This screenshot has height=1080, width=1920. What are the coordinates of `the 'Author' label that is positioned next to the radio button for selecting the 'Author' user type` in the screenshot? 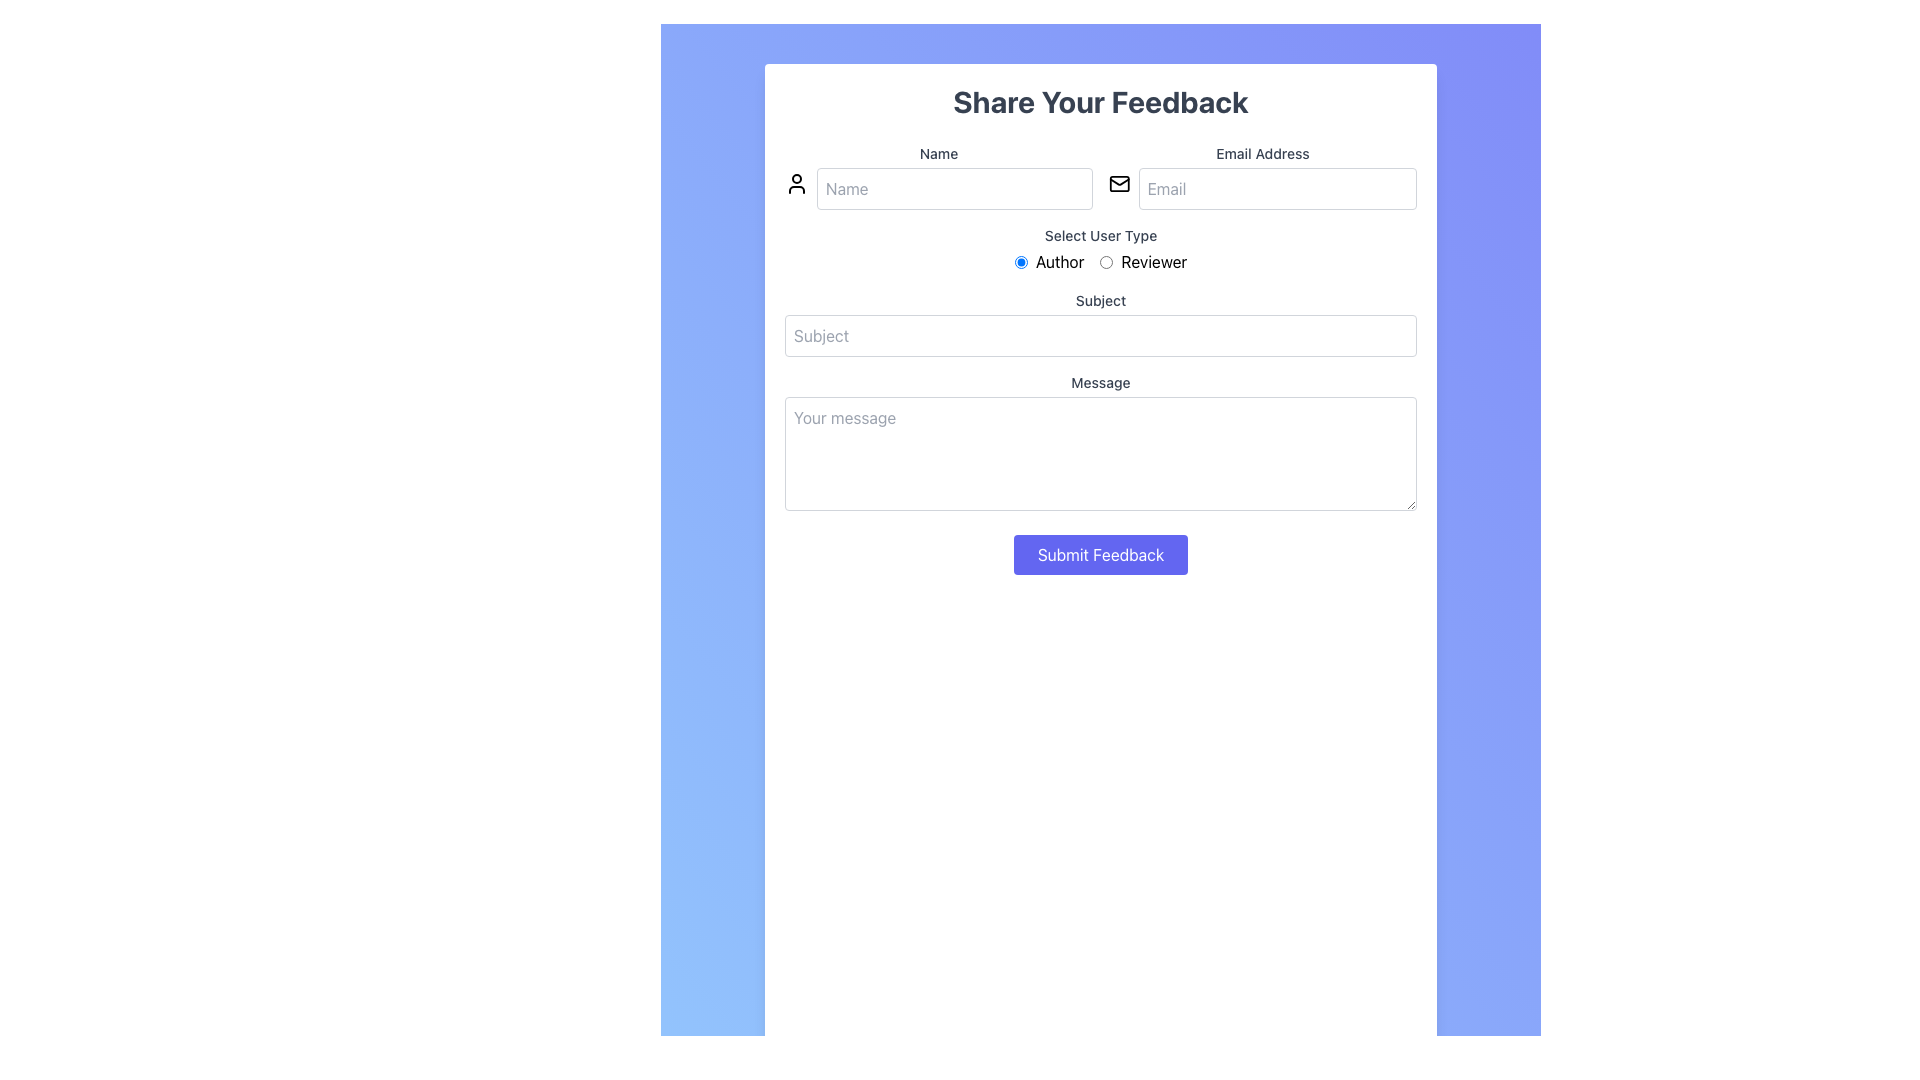 It's located at (1048, 261).